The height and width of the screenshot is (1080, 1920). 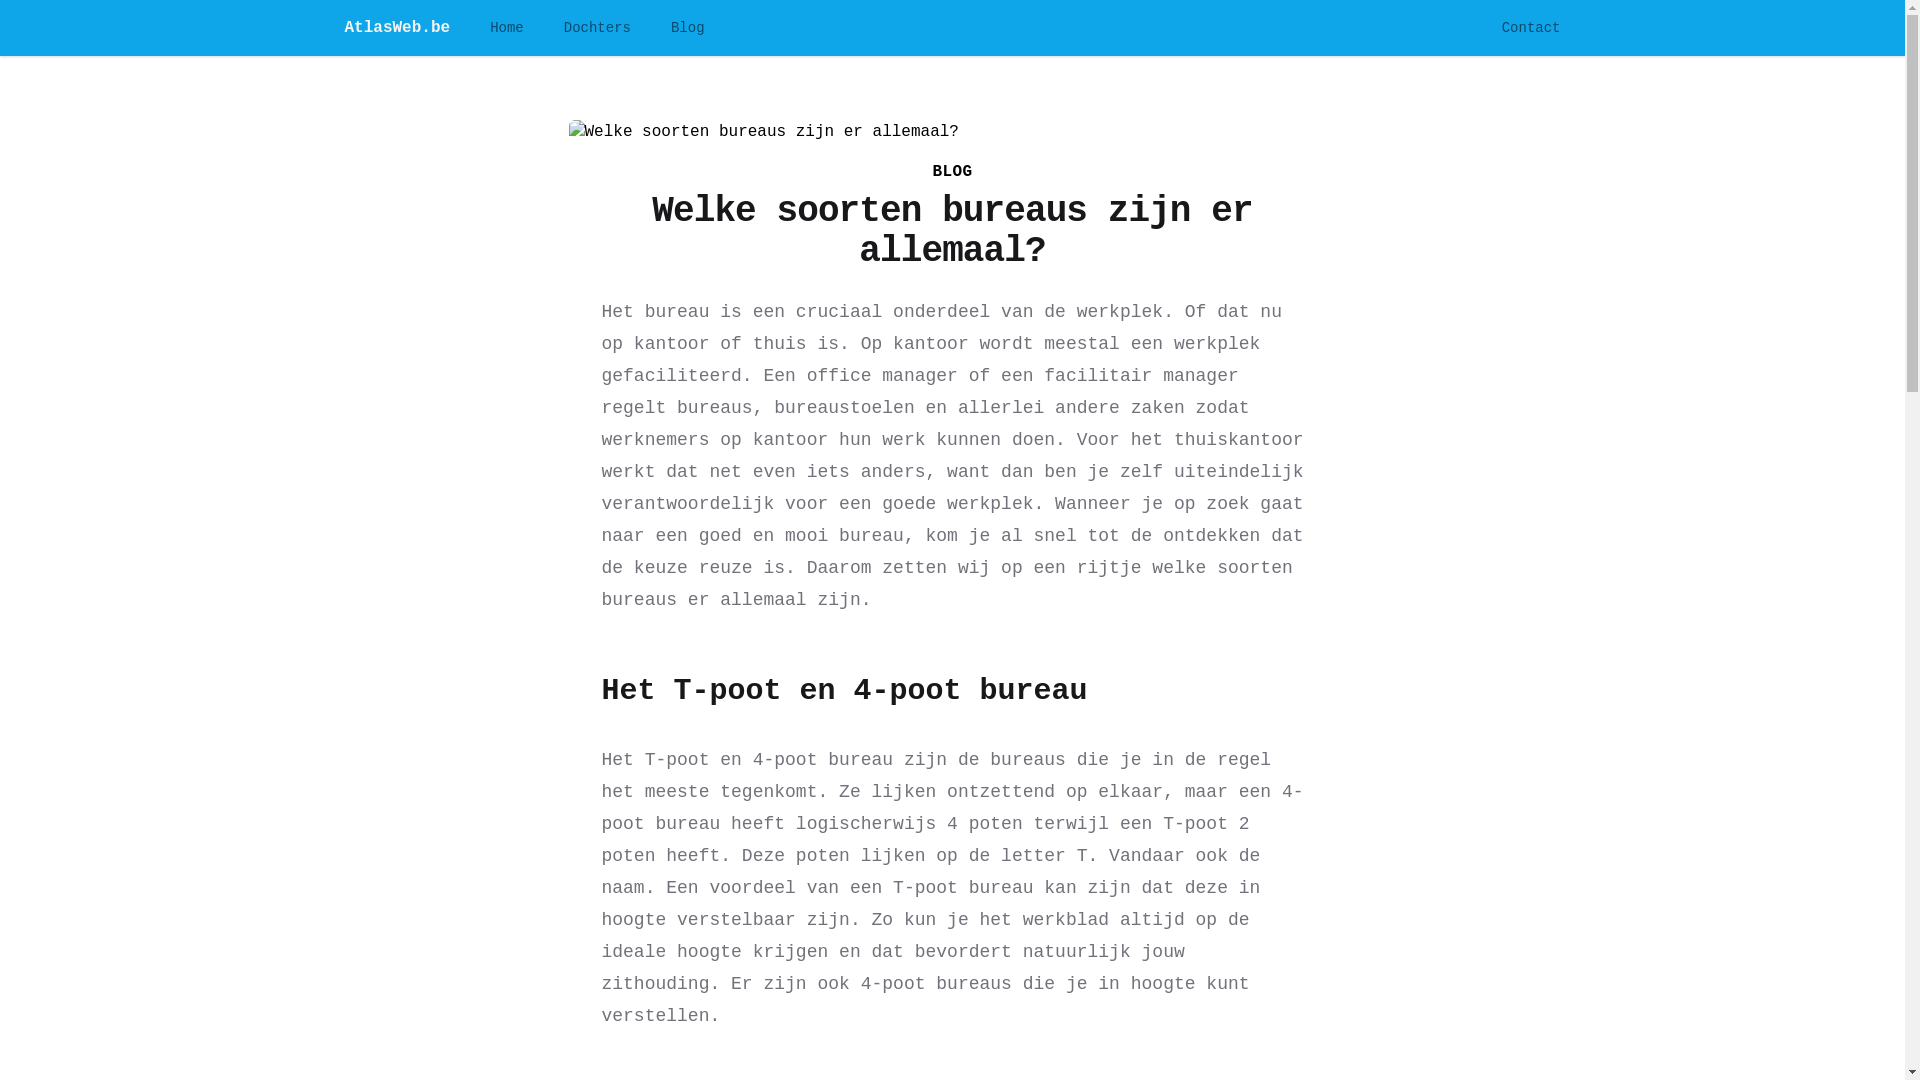 What do you see at coordinates (1530, 27) in the screenshot?
I see `'Contact'` at bounding box center [1530, 27].